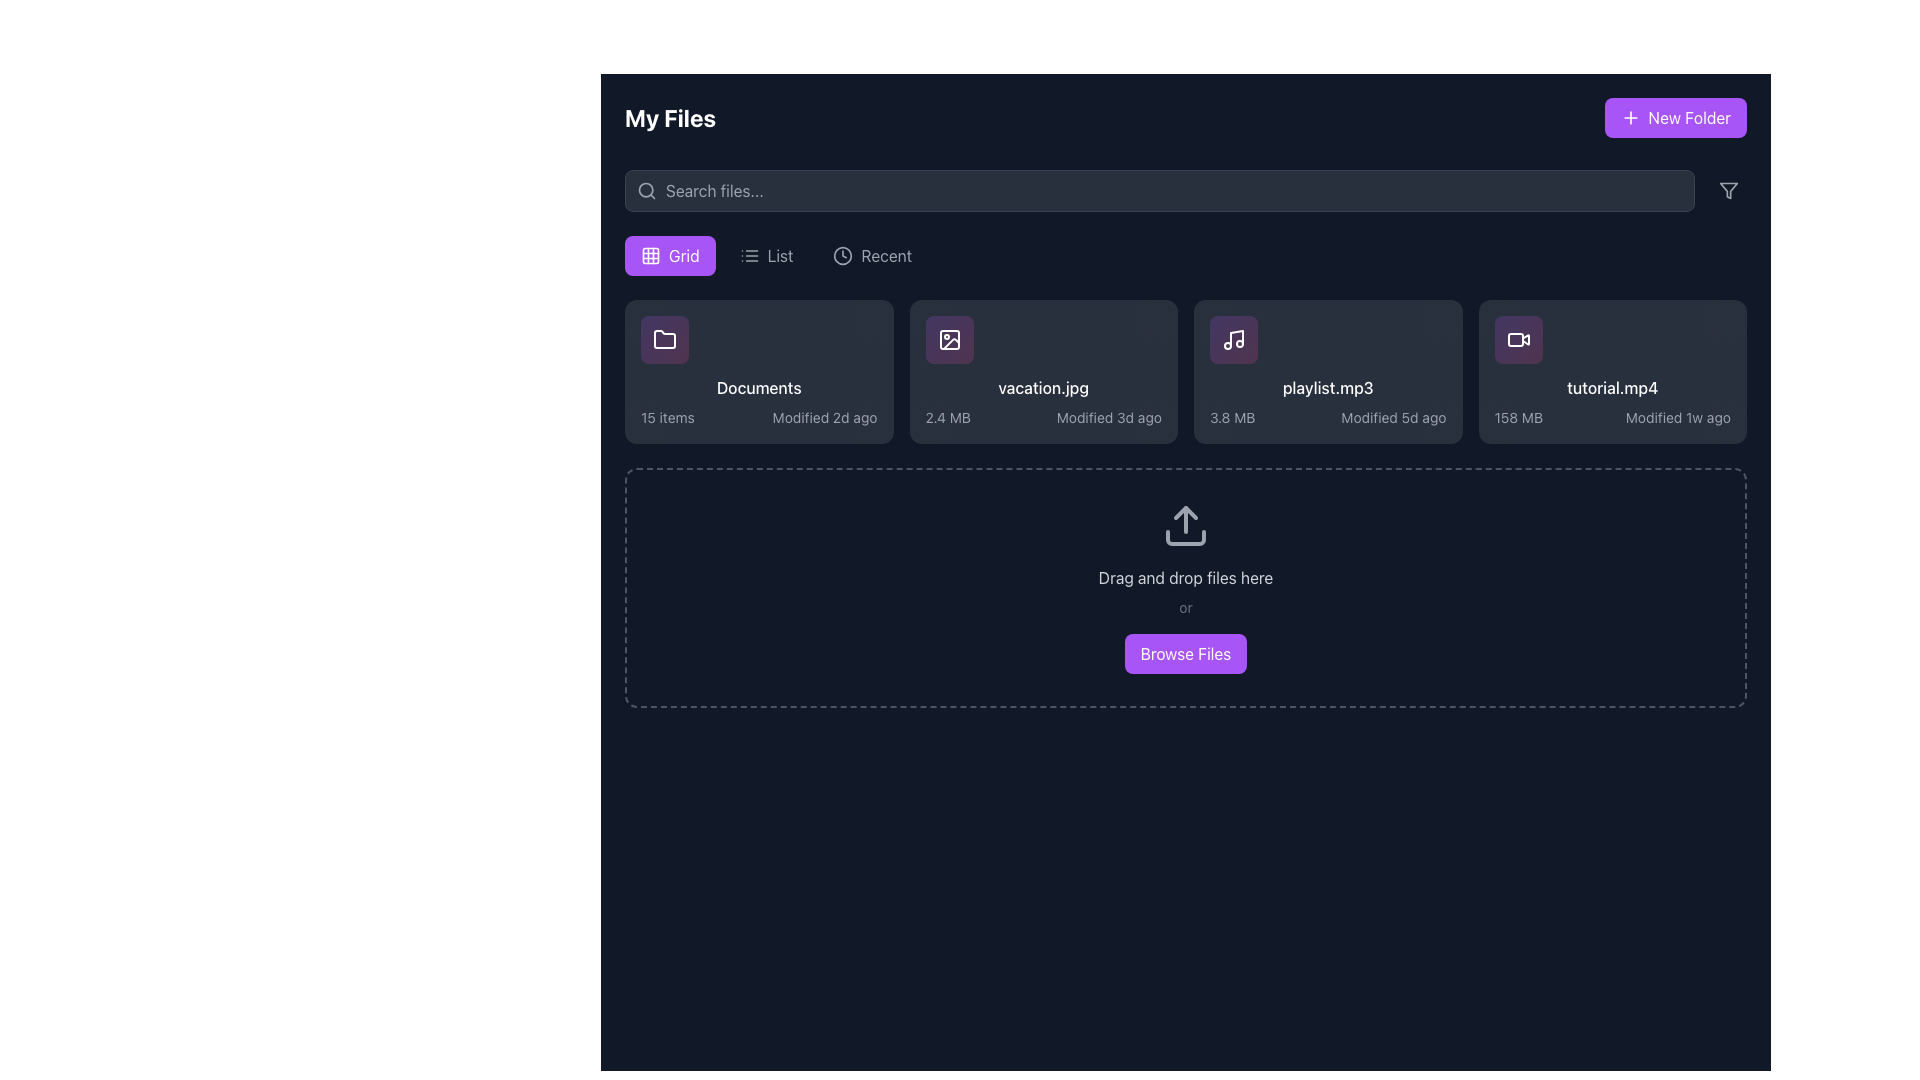  What do you see at coordinates (1042, 388) in the screenshot?
I see `the text 'vacation.jpg'` at bounding box center [1042, 388].